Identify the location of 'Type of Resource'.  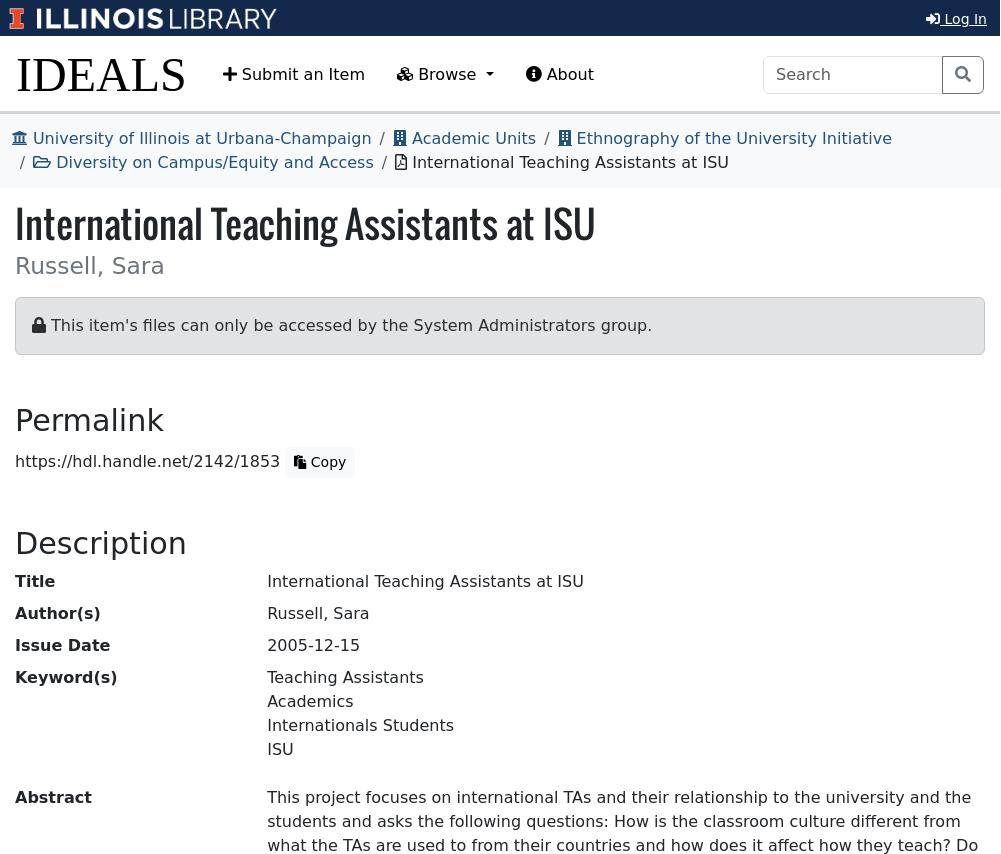
(90, 330).